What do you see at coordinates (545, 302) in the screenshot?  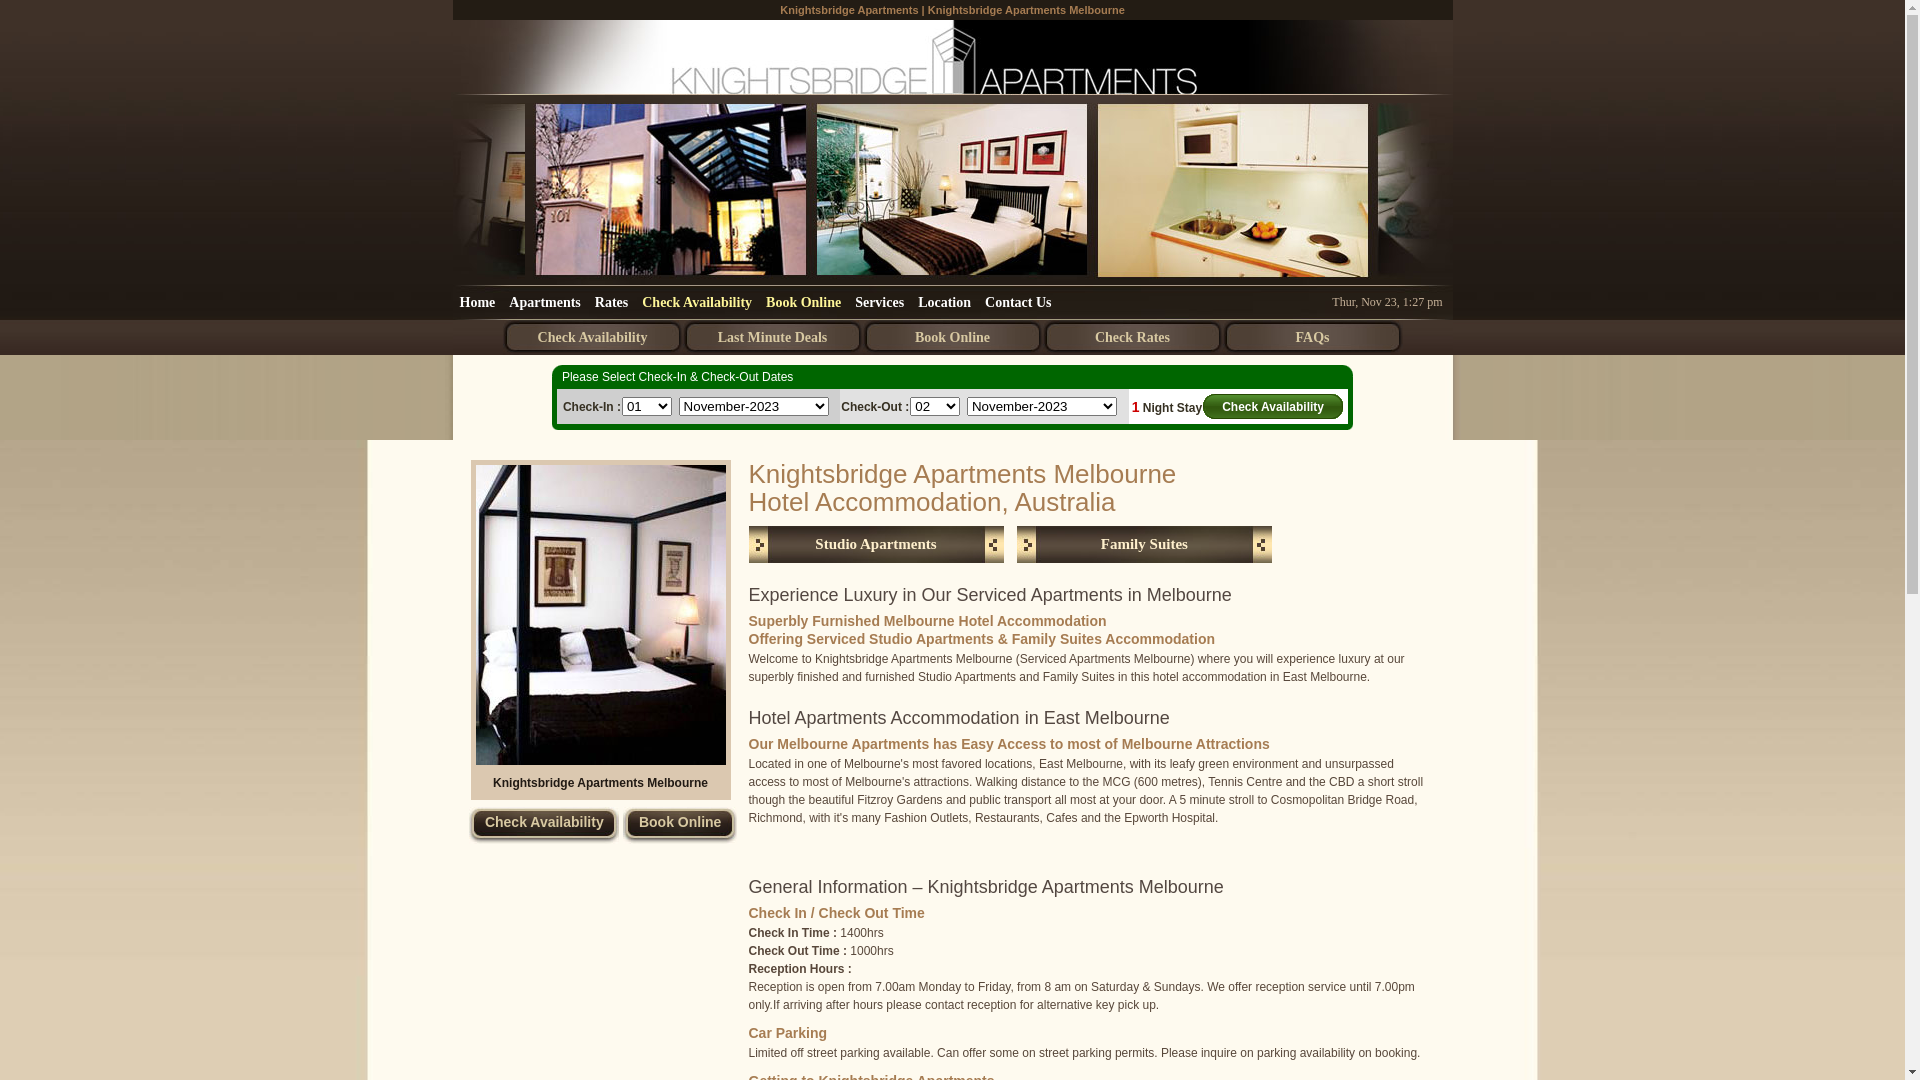 I see `'Apartments'` at bounding box center [545, 302].